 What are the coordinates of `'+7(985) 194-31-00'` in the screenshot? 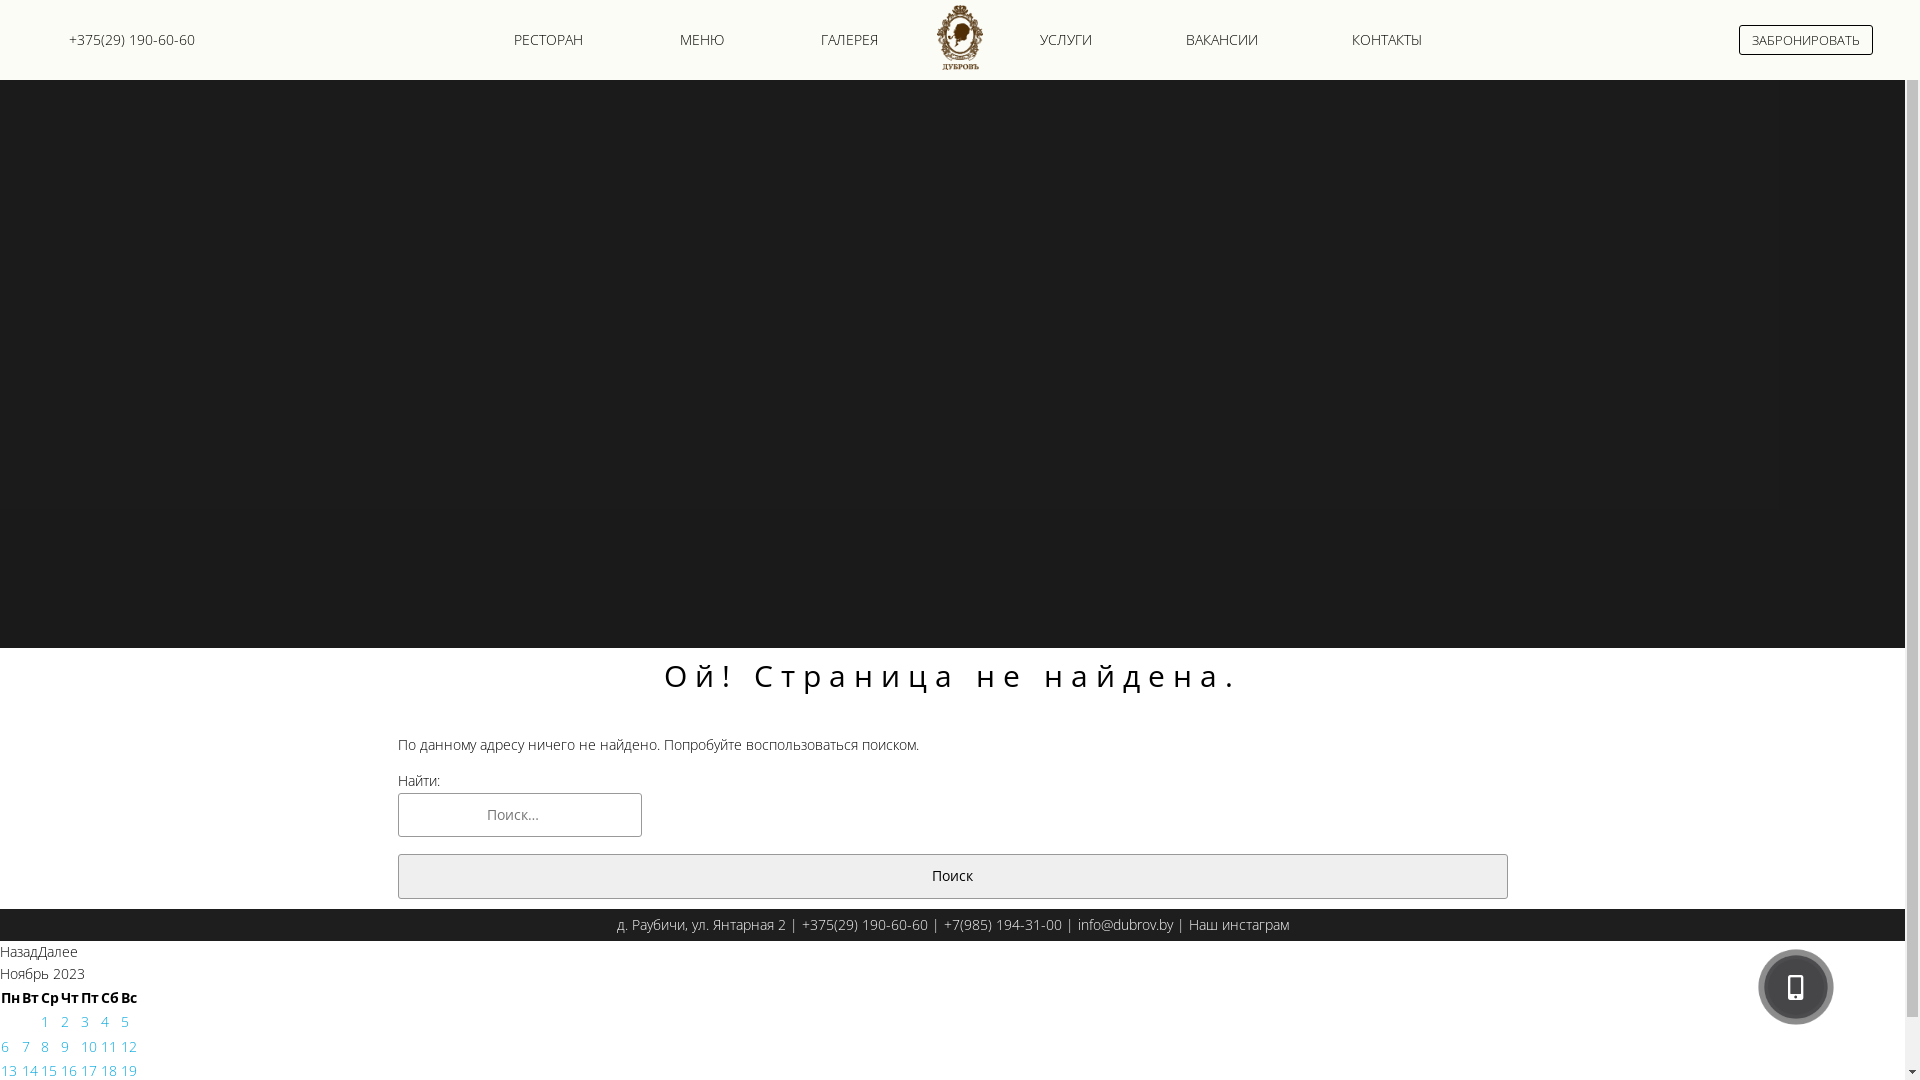 It's located at (943, 924).